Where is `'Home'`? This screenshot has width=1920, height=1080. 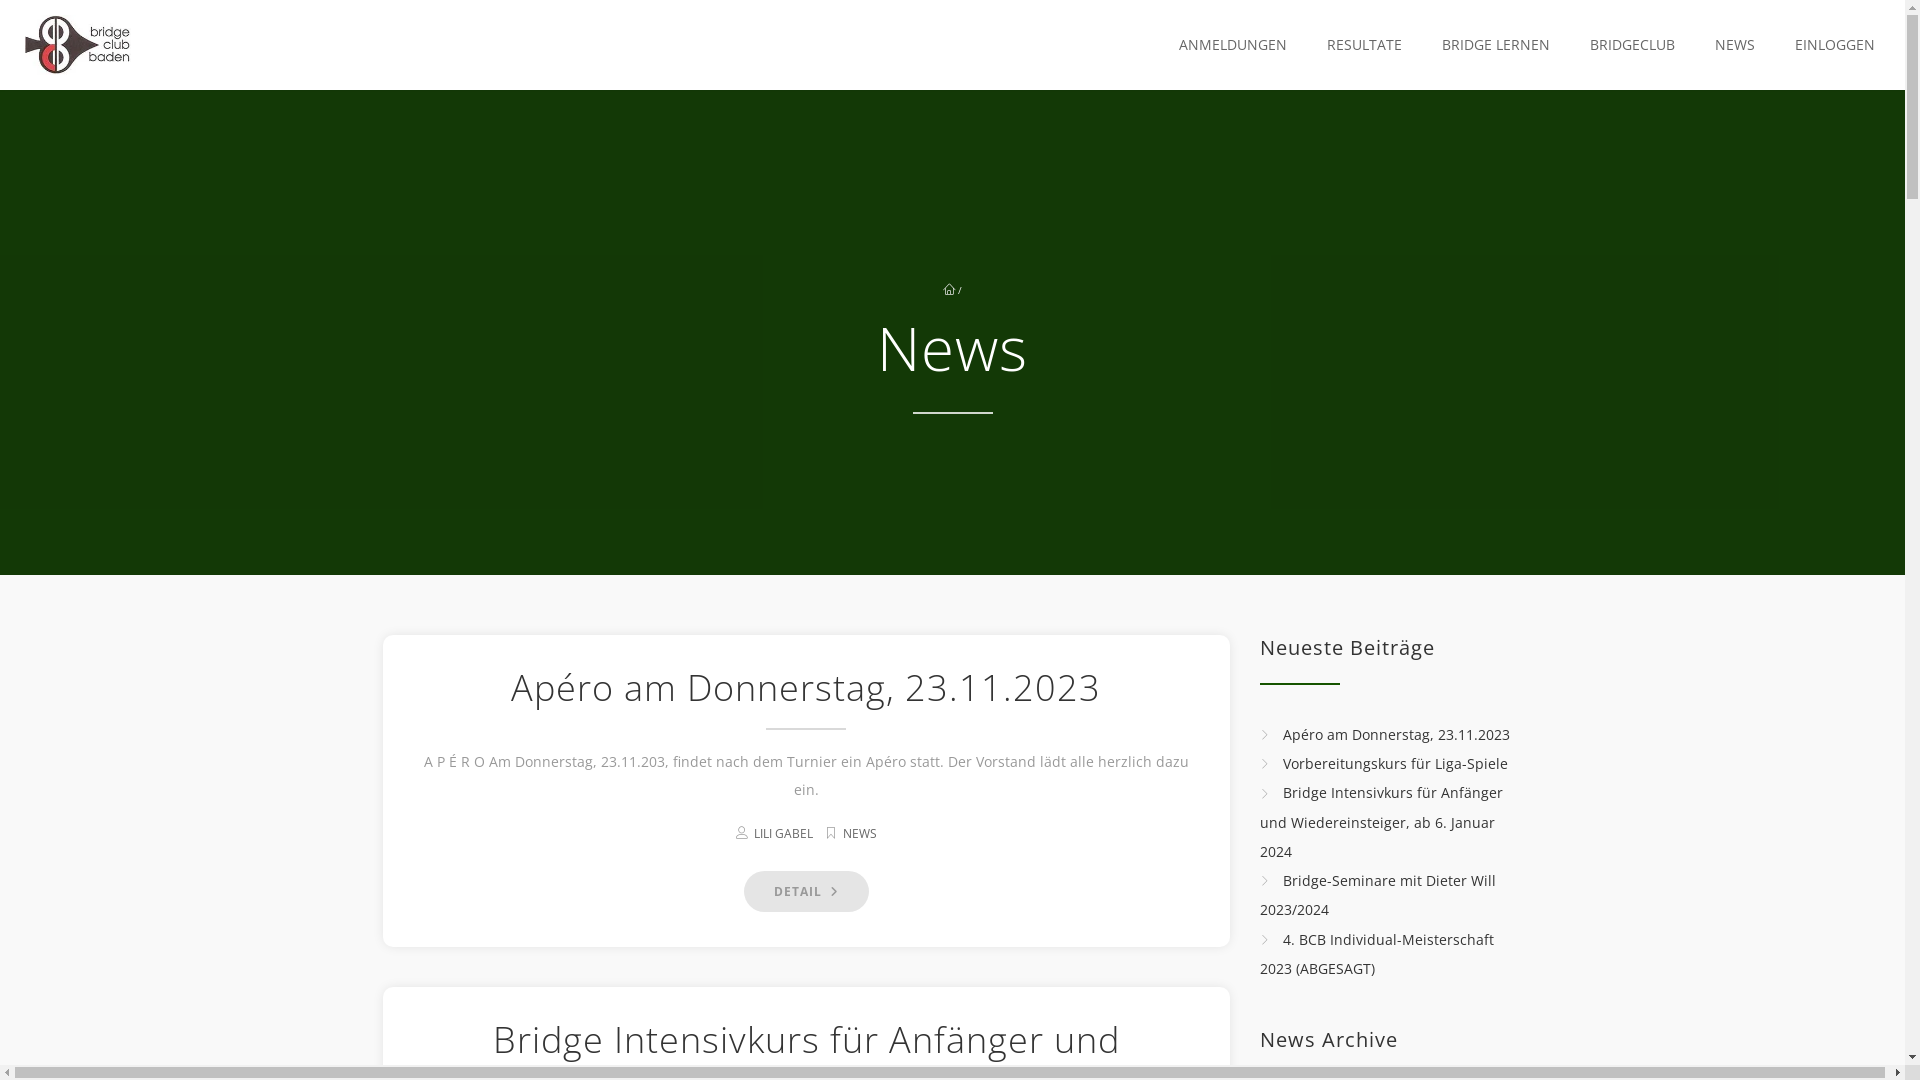
'Home' is located at coordinates (77, 45).